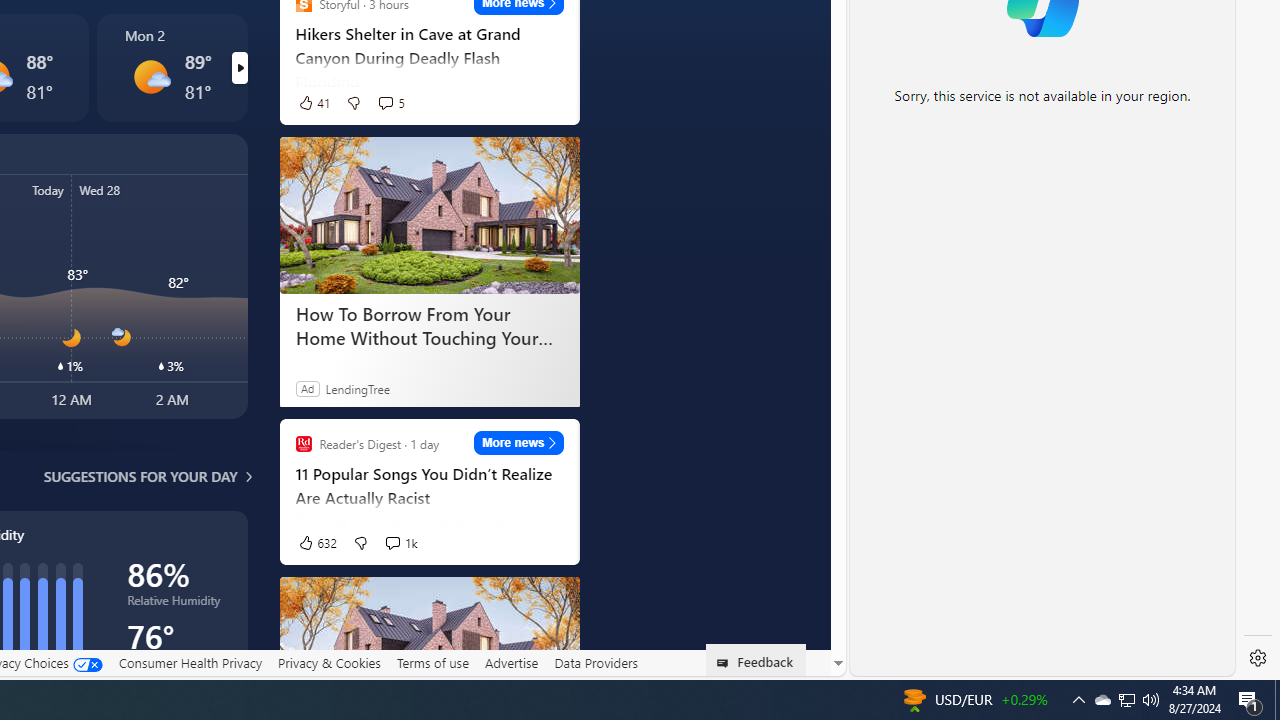 This screenshot has width=1280, height=720. What do you see at coordinates (150, 76) in the screenshot?
I see `'Mostly sunny'` at bounding box center [150, 76].